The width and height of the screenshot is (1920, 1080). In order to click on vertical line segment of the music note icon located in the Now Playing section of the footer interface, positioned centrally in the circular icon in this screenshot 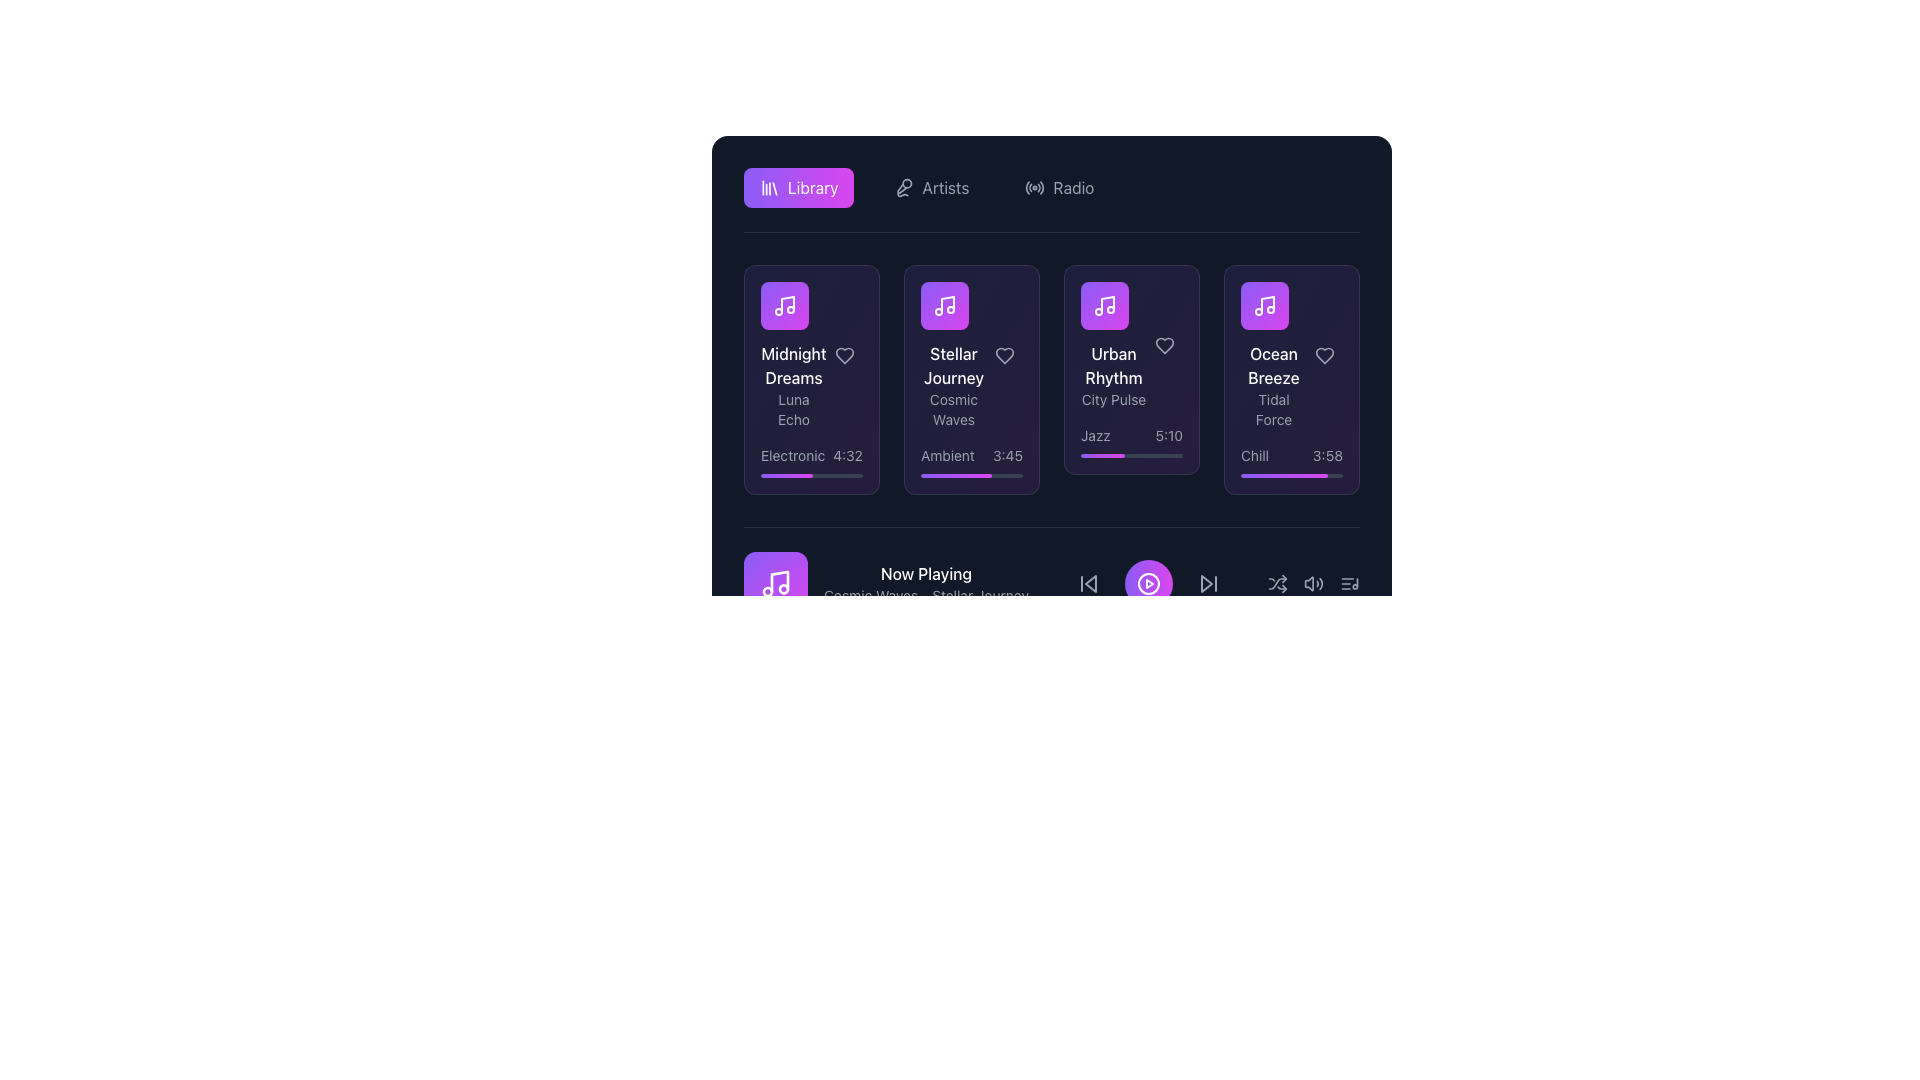, I will do `click(778, 582)`.